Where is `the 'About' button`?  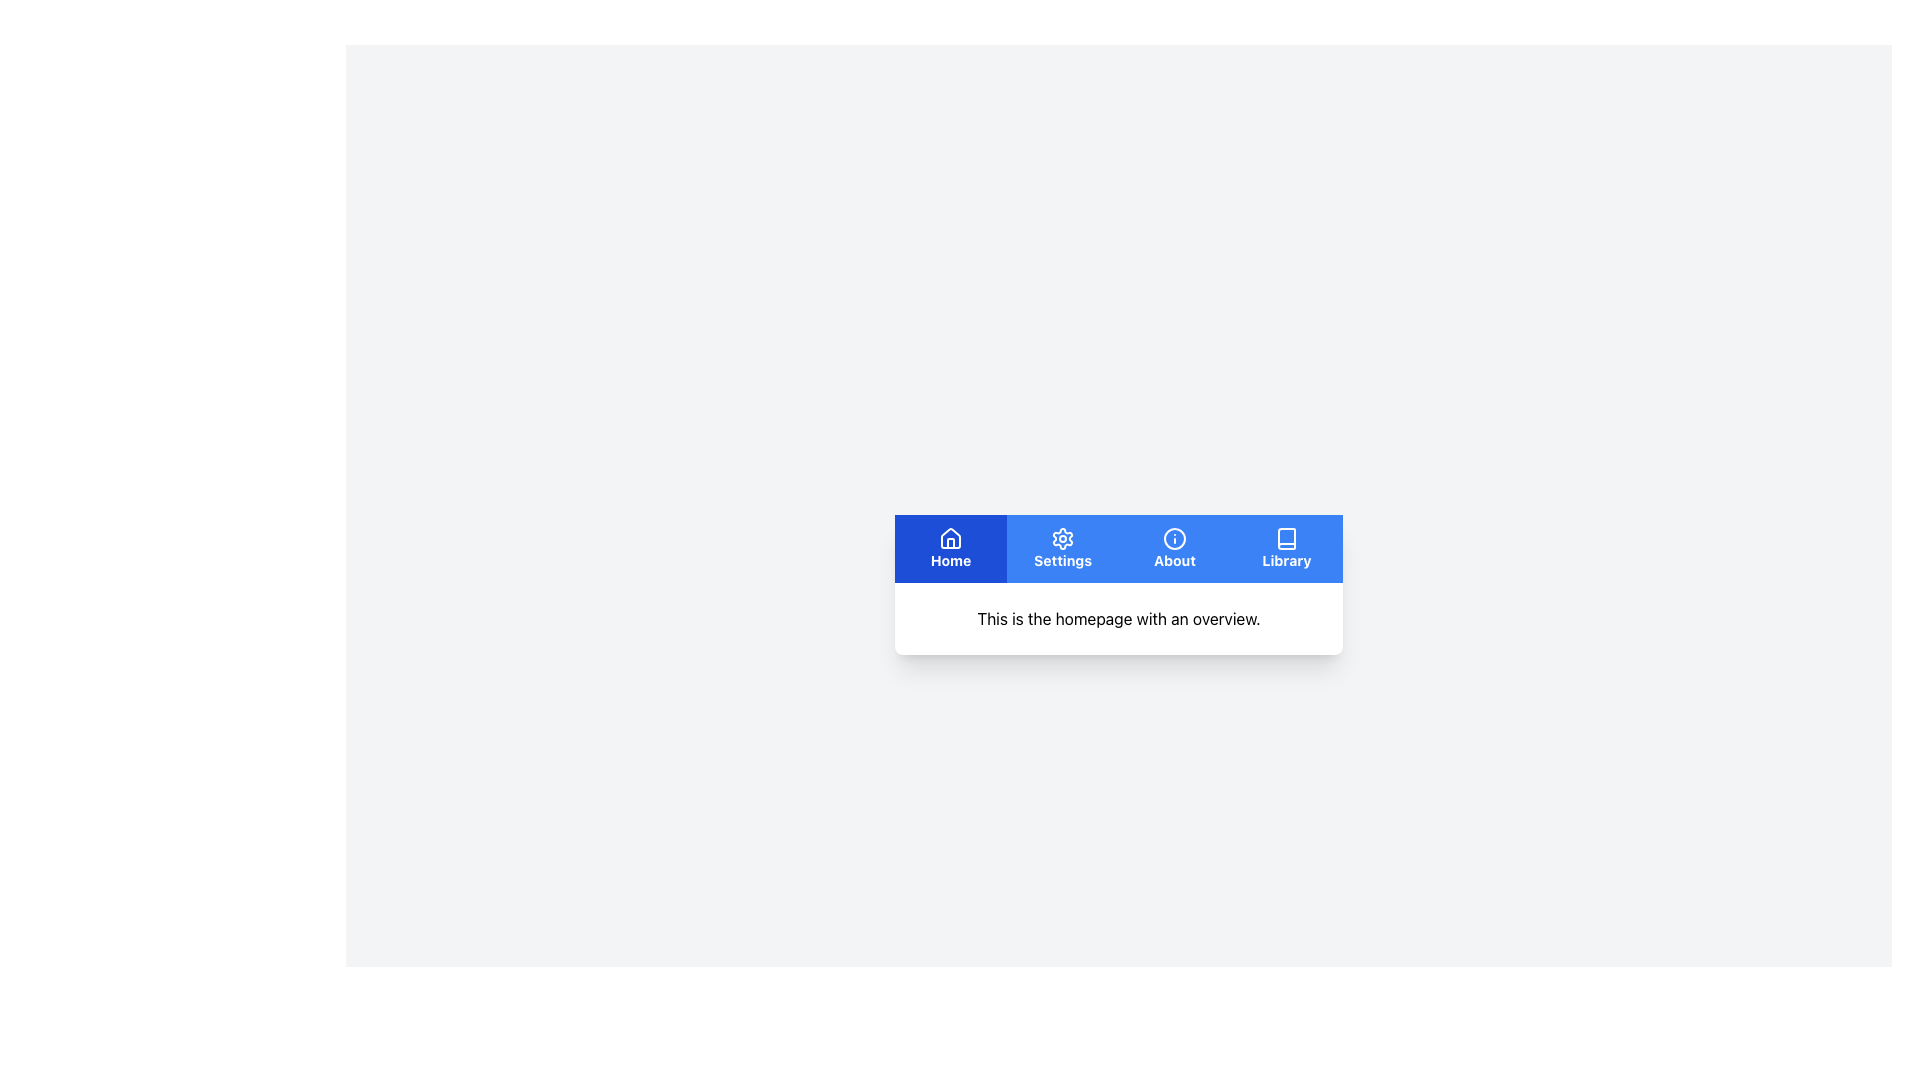 the 'About' button is located at coordinates (1175, 548).